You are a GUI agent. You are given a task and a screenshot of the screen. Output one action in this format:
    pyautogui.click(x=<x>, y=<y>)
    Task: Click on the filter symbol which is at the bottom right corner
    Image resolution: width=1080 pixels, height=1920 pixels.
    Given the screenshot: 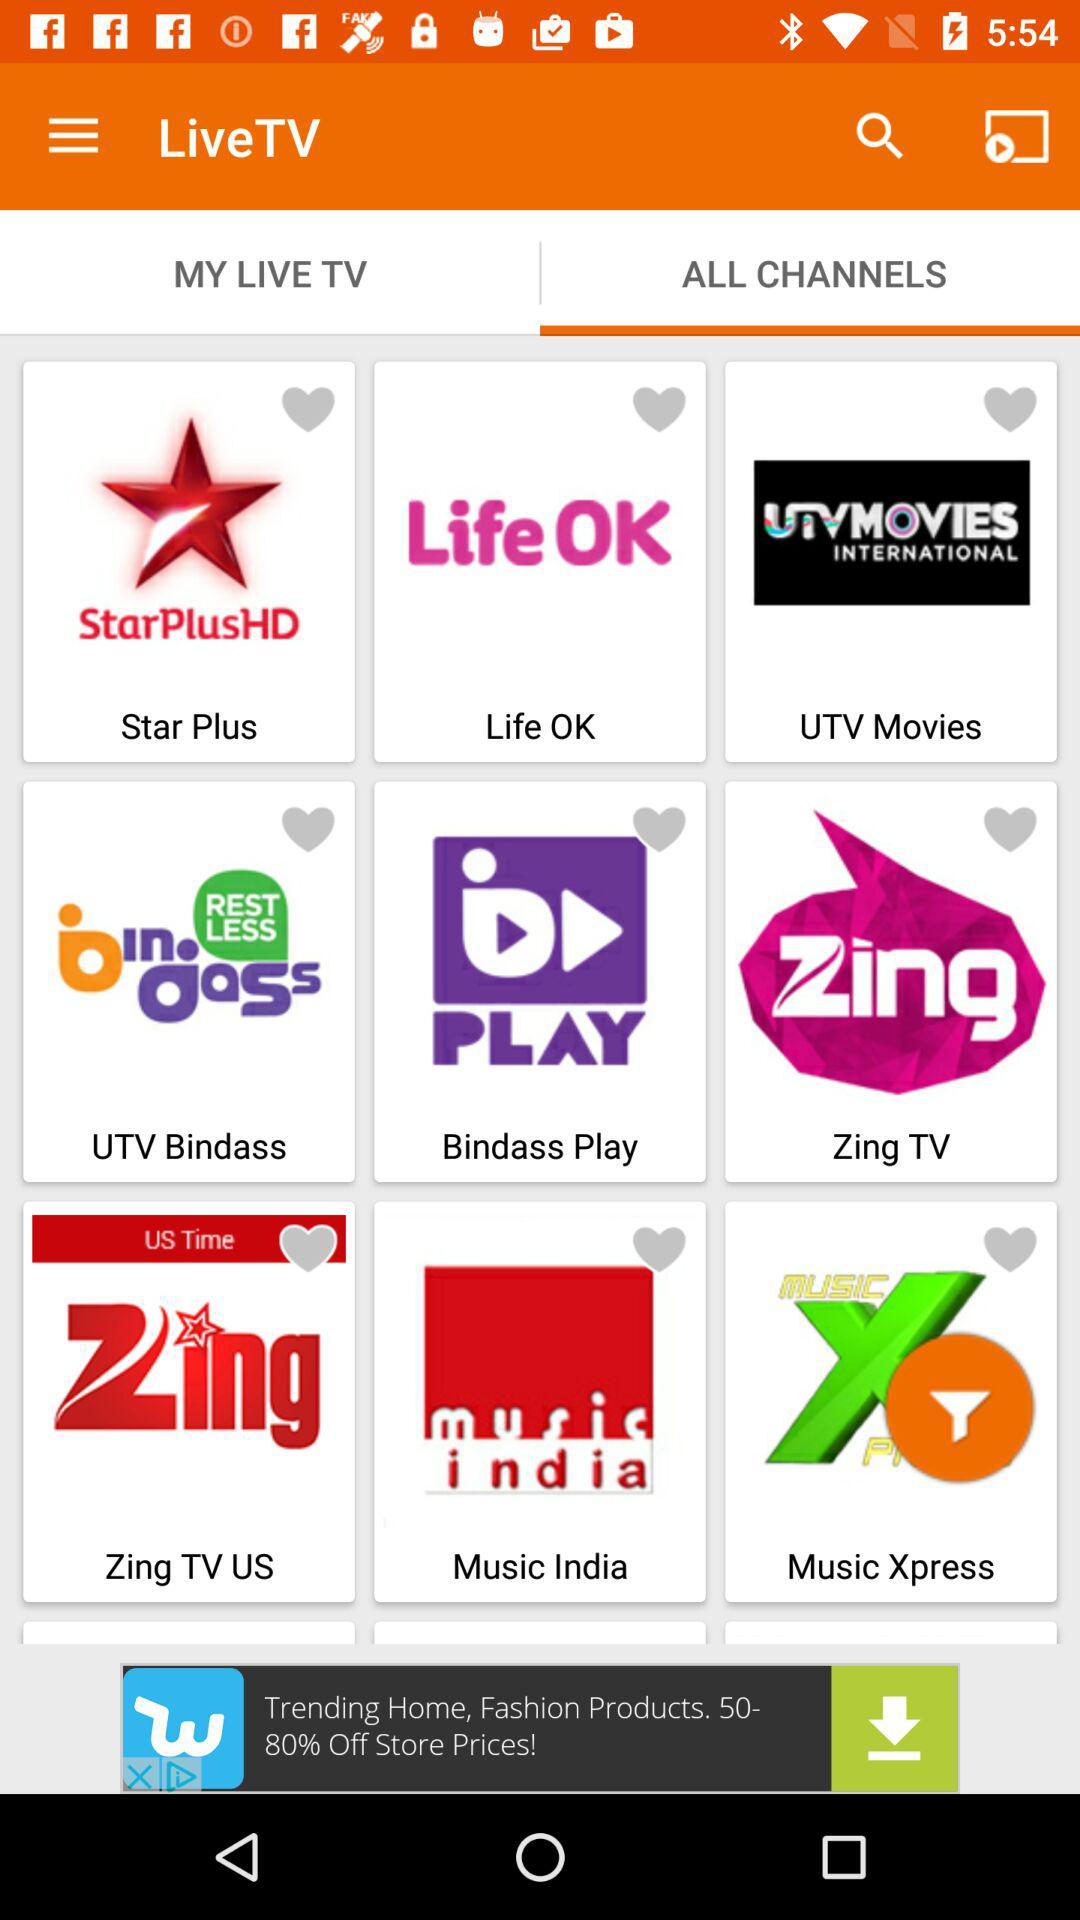 What is the action you would take?
    pyautogui.click(x=958, y=1406)
    